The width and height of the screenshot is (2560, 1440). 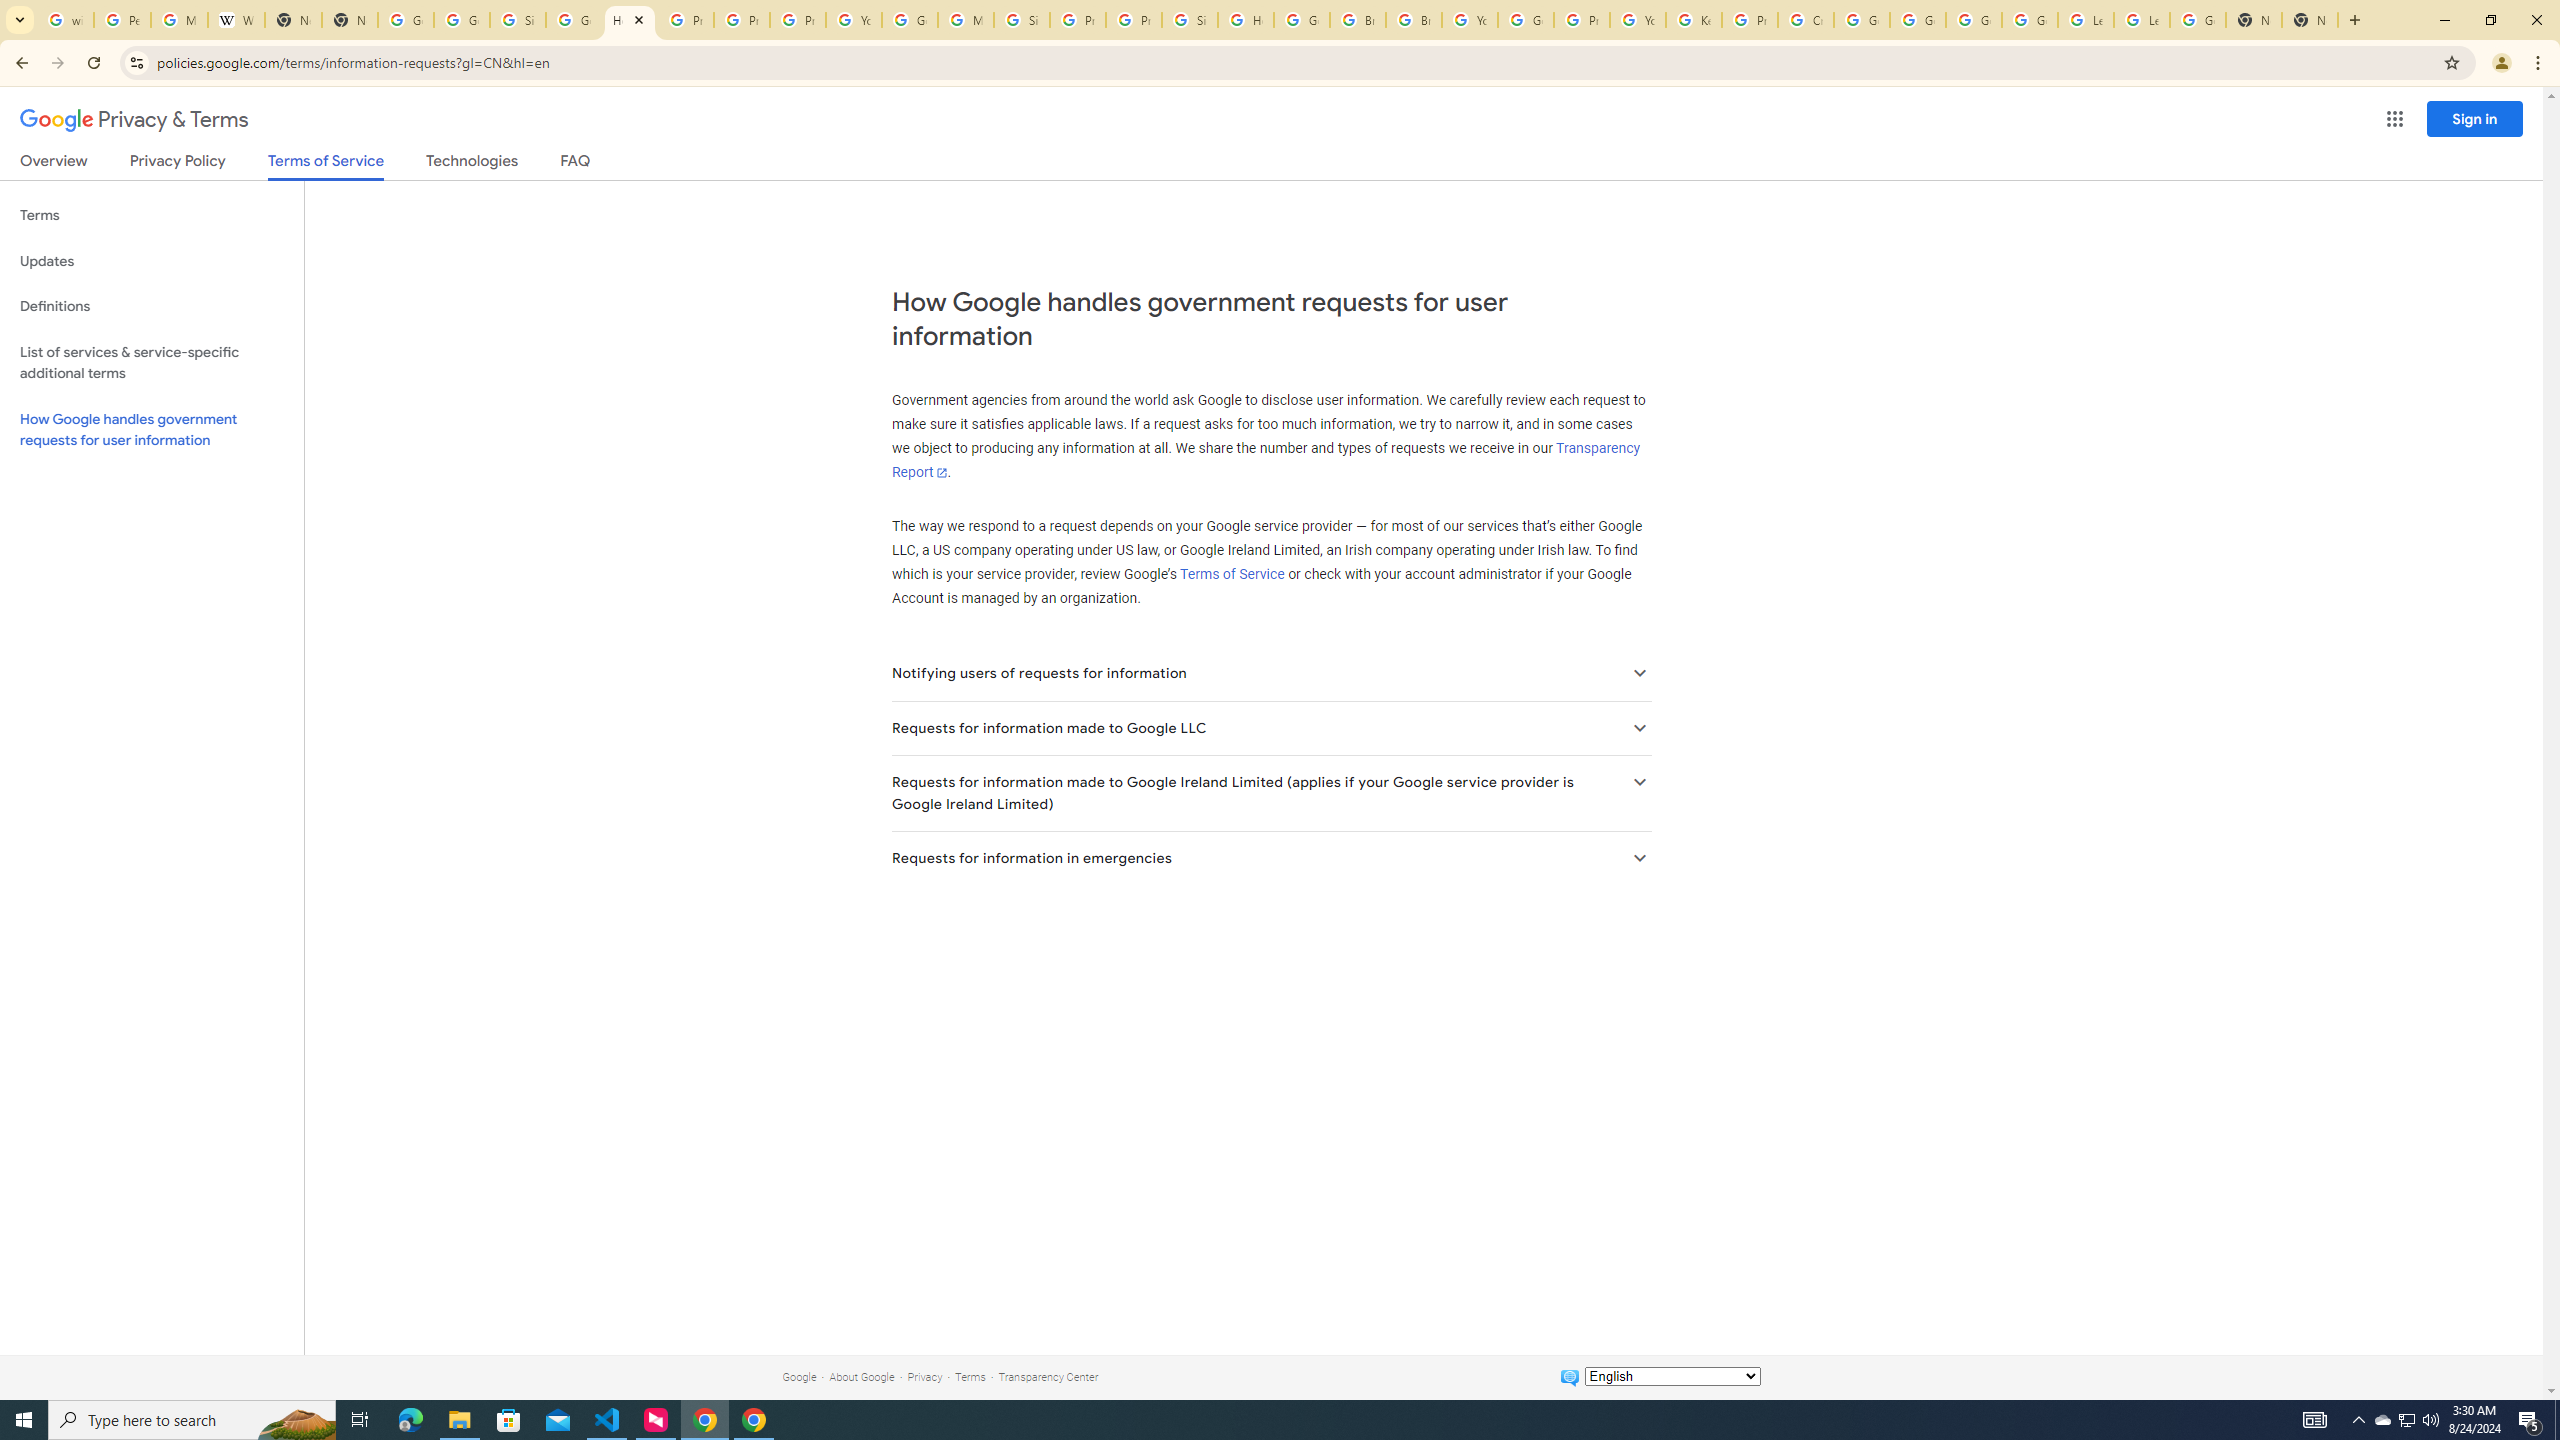 I want to click on 'Personalization & Google Search results - Google Search Help', so click(x=121, y=19).